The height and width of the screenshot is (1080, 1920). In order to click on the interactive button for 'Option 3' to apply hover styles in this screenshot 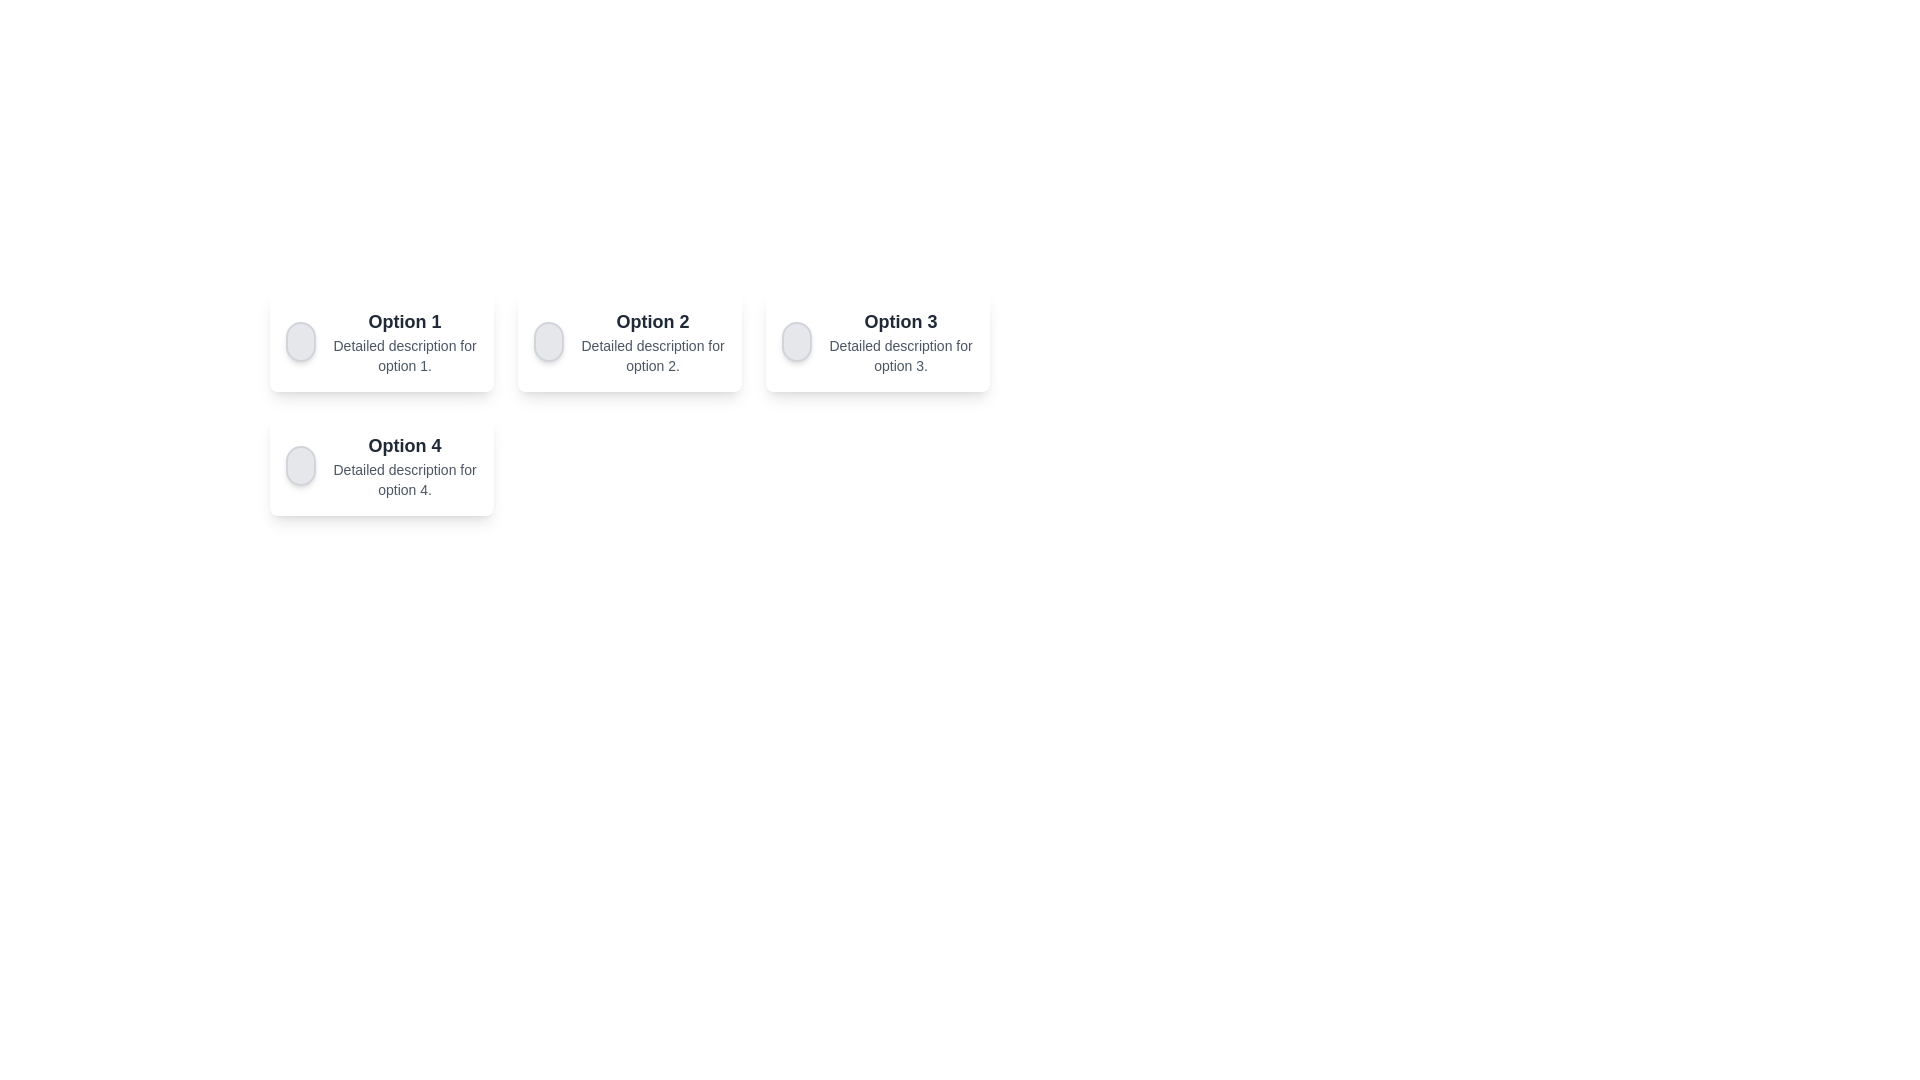, I will do `click(795, 341)`.